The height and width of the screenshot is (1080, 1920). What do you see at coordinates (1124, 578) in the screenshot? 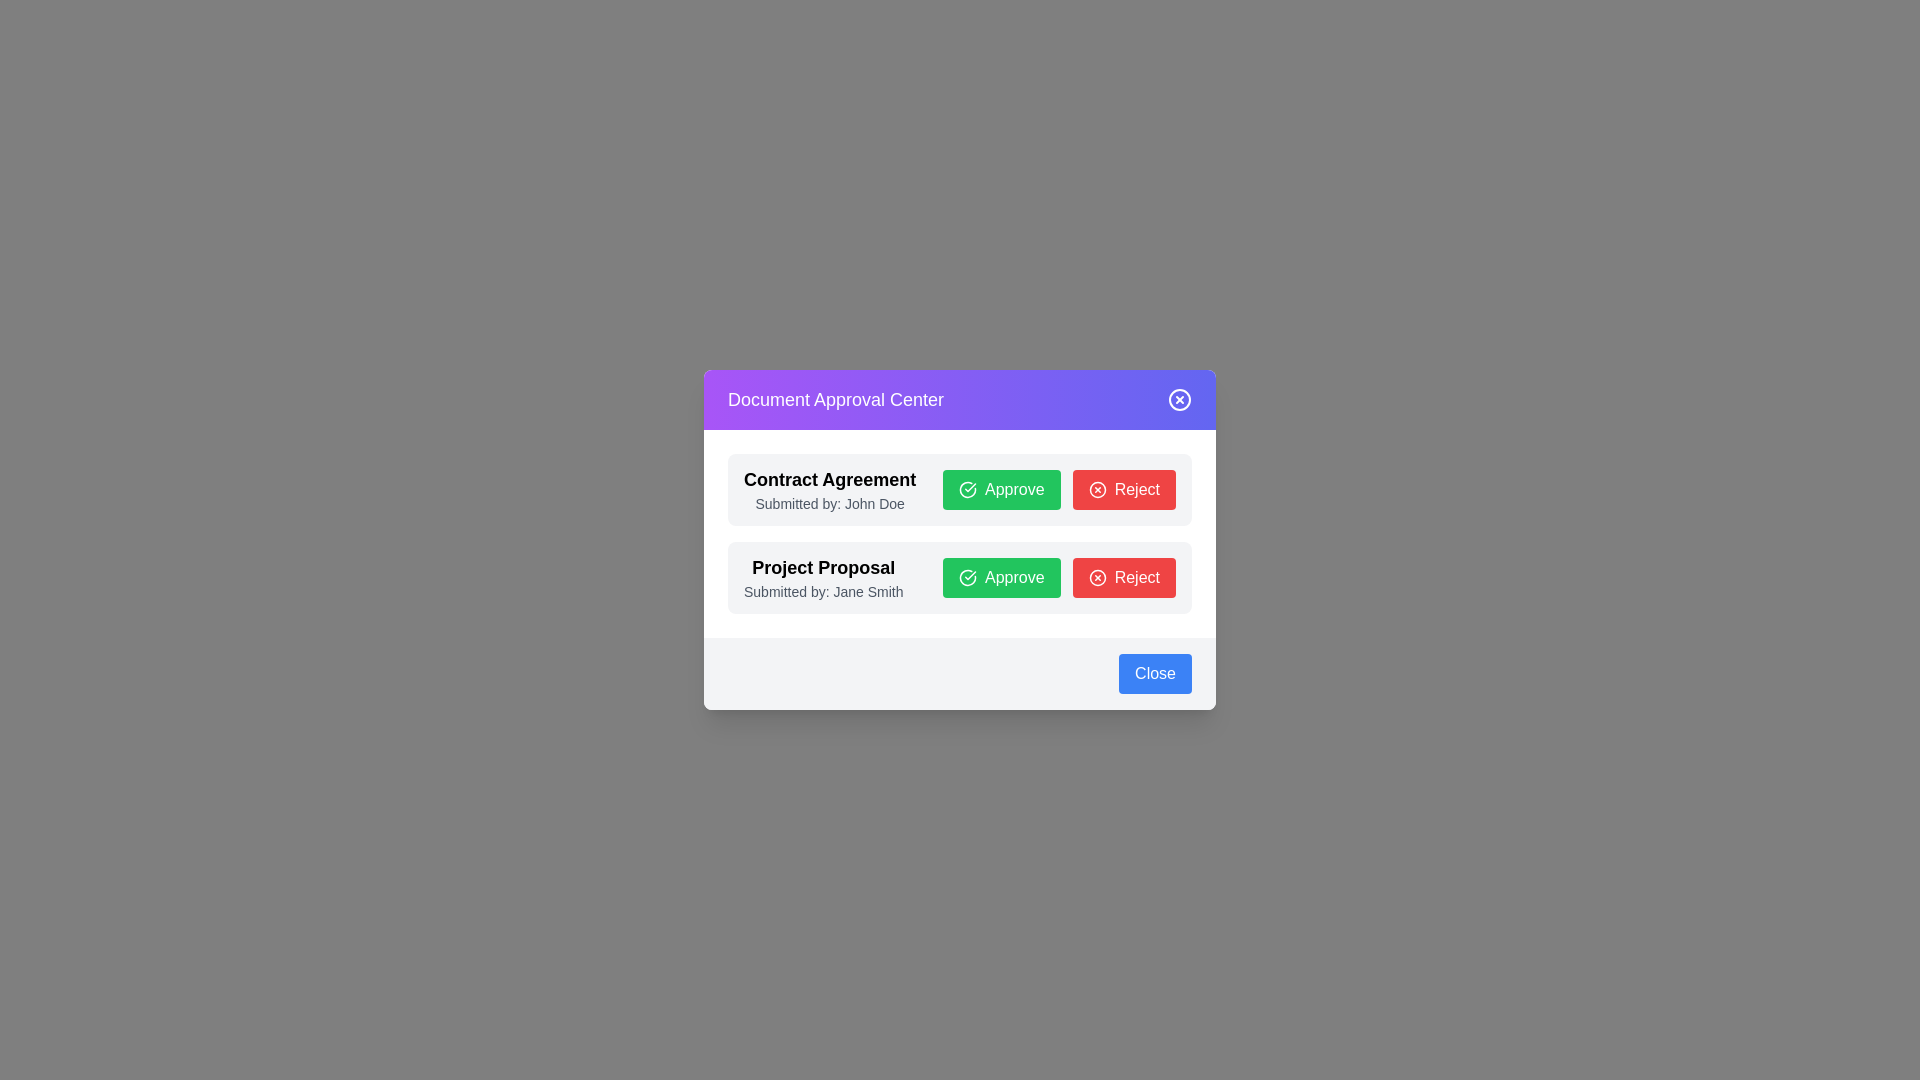
I see `the red 'Reject' button located in the bottom-right section of the 'Project Proposal' modal to reject the proposal` at bounding box center [1124, 578].